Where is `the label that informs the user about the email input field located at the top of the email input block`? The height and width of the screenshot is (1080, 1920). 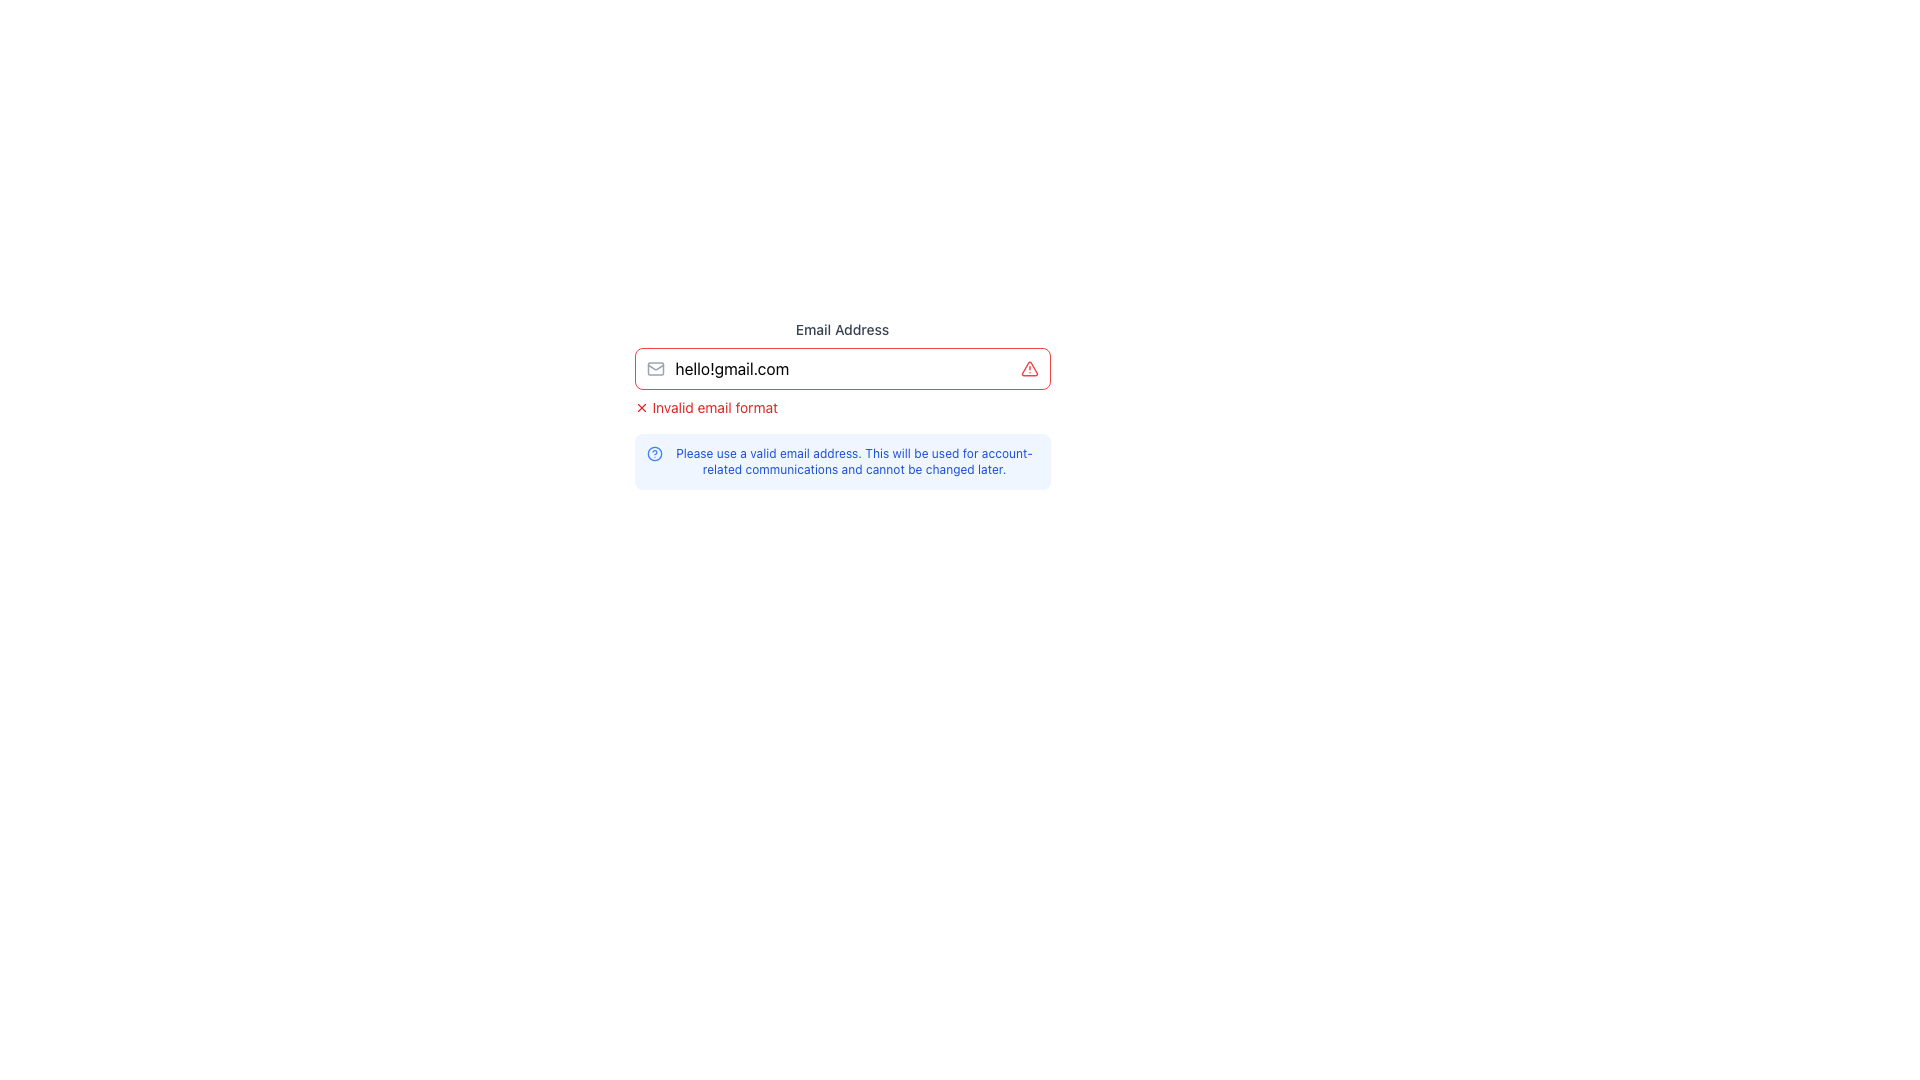 the label that informs the user about the email input field located at the top of the email input block is located at coordinates (842, 329).